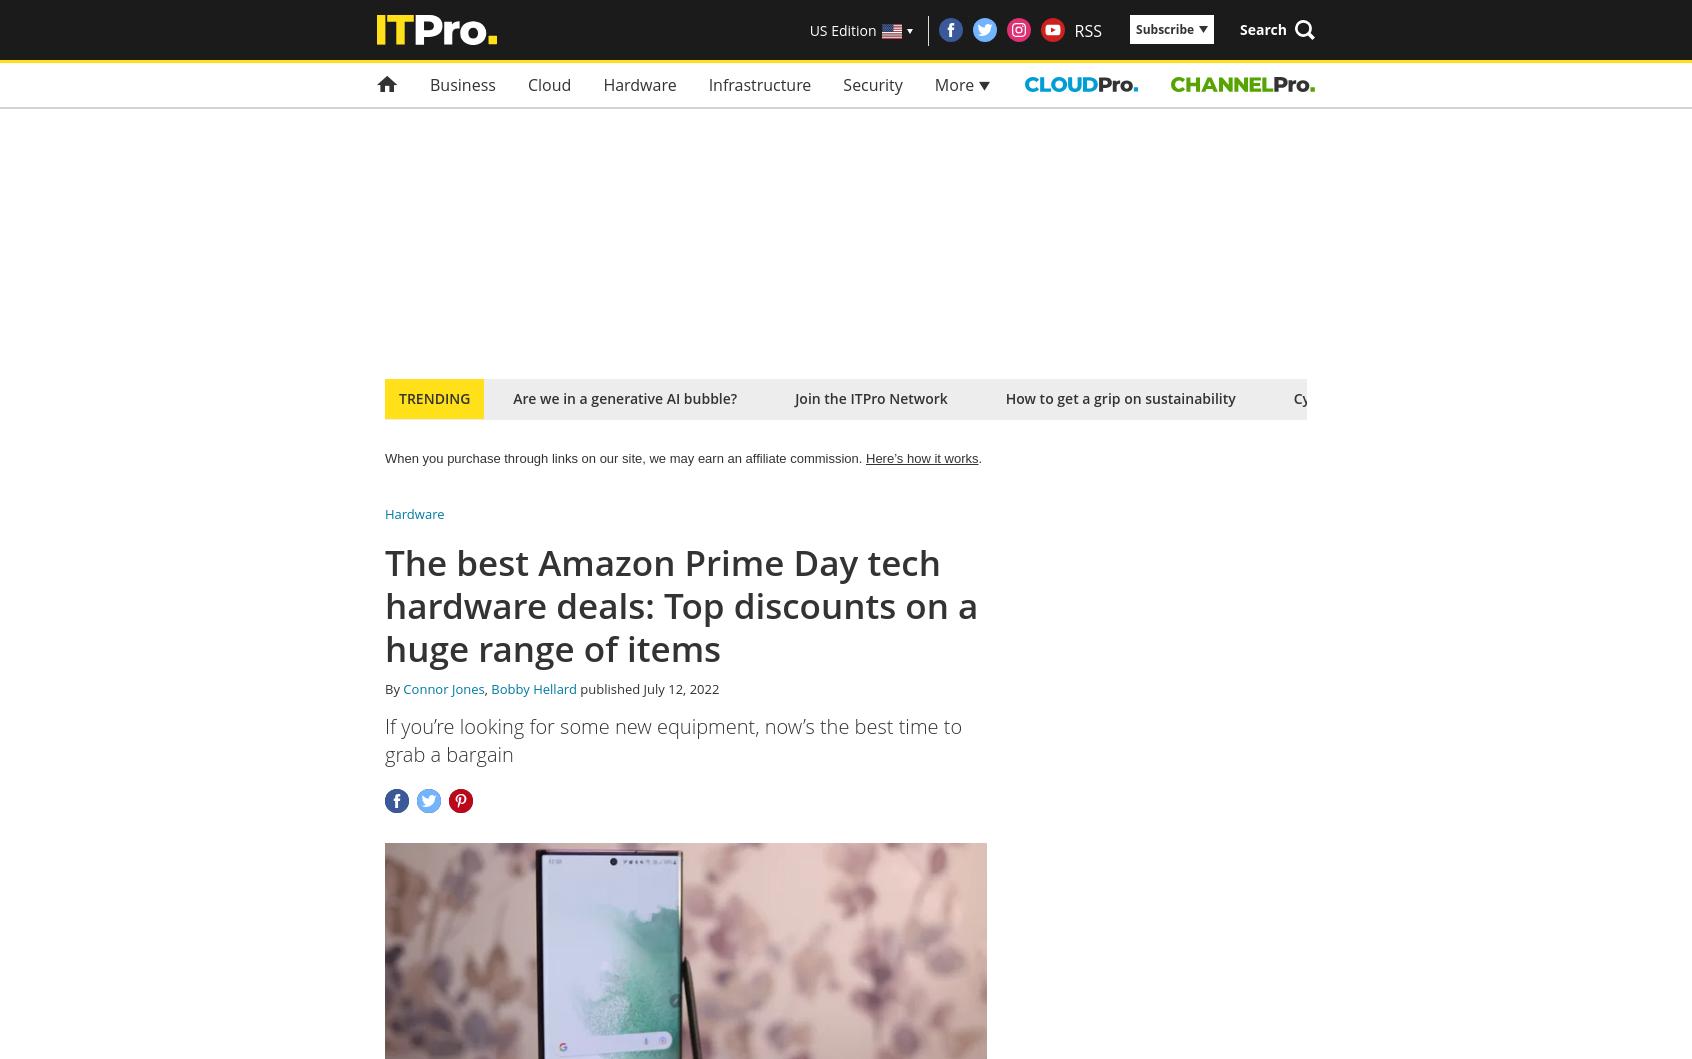  I want to click on 'How to get a grip on sustainability', so click(1119, 397).